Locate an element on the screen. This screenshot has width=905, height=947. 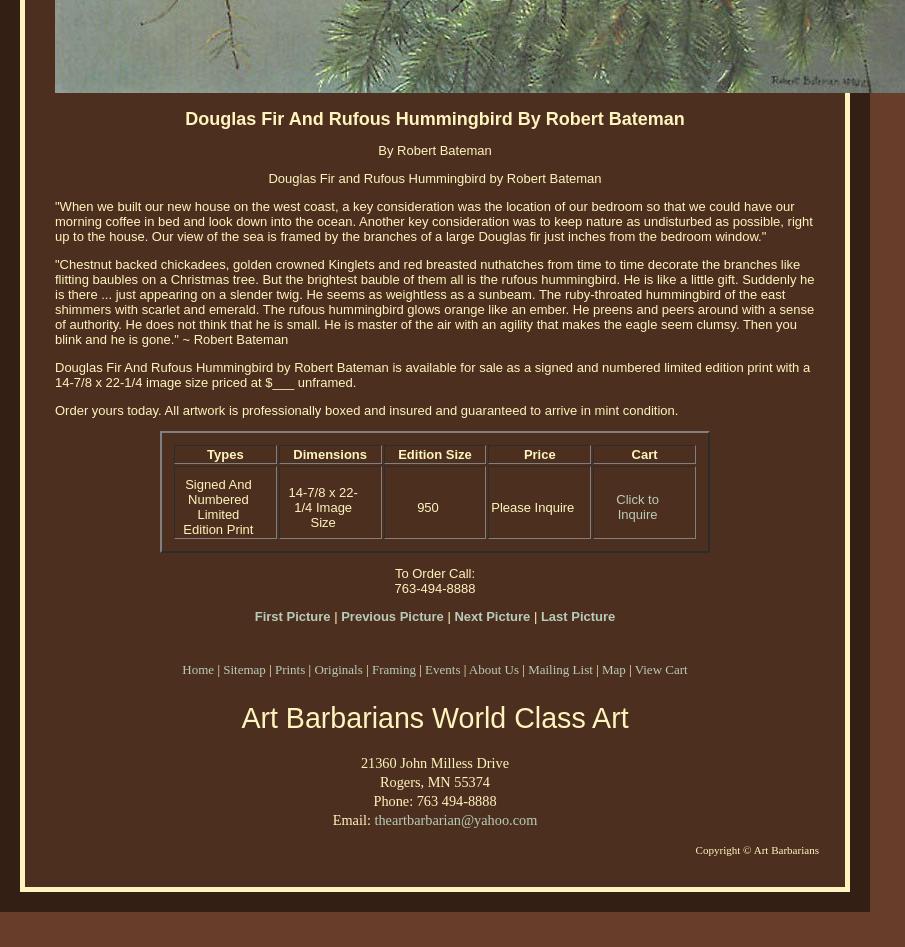
'763-494-8888' is located at coordinates (433, 588).